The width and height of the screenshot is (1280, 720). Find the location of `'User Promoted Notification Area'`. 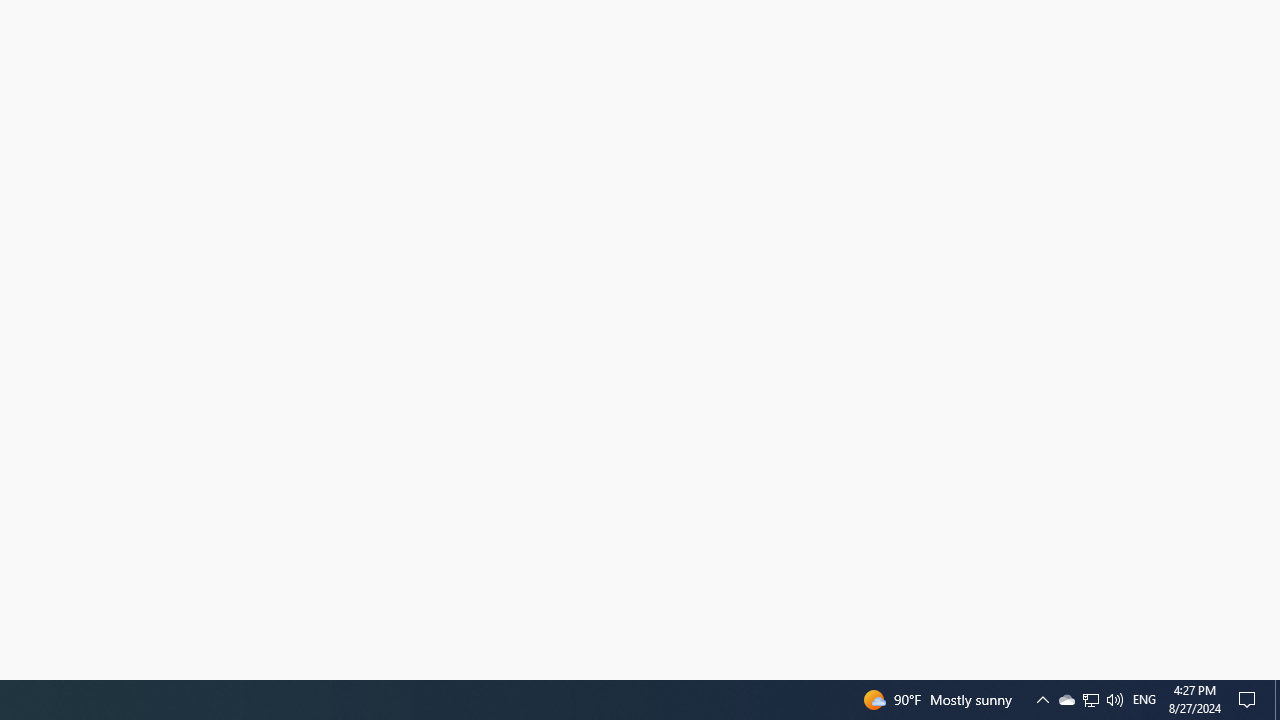

'User Promoted Notification Area' is located at coordinates (1113, 698).